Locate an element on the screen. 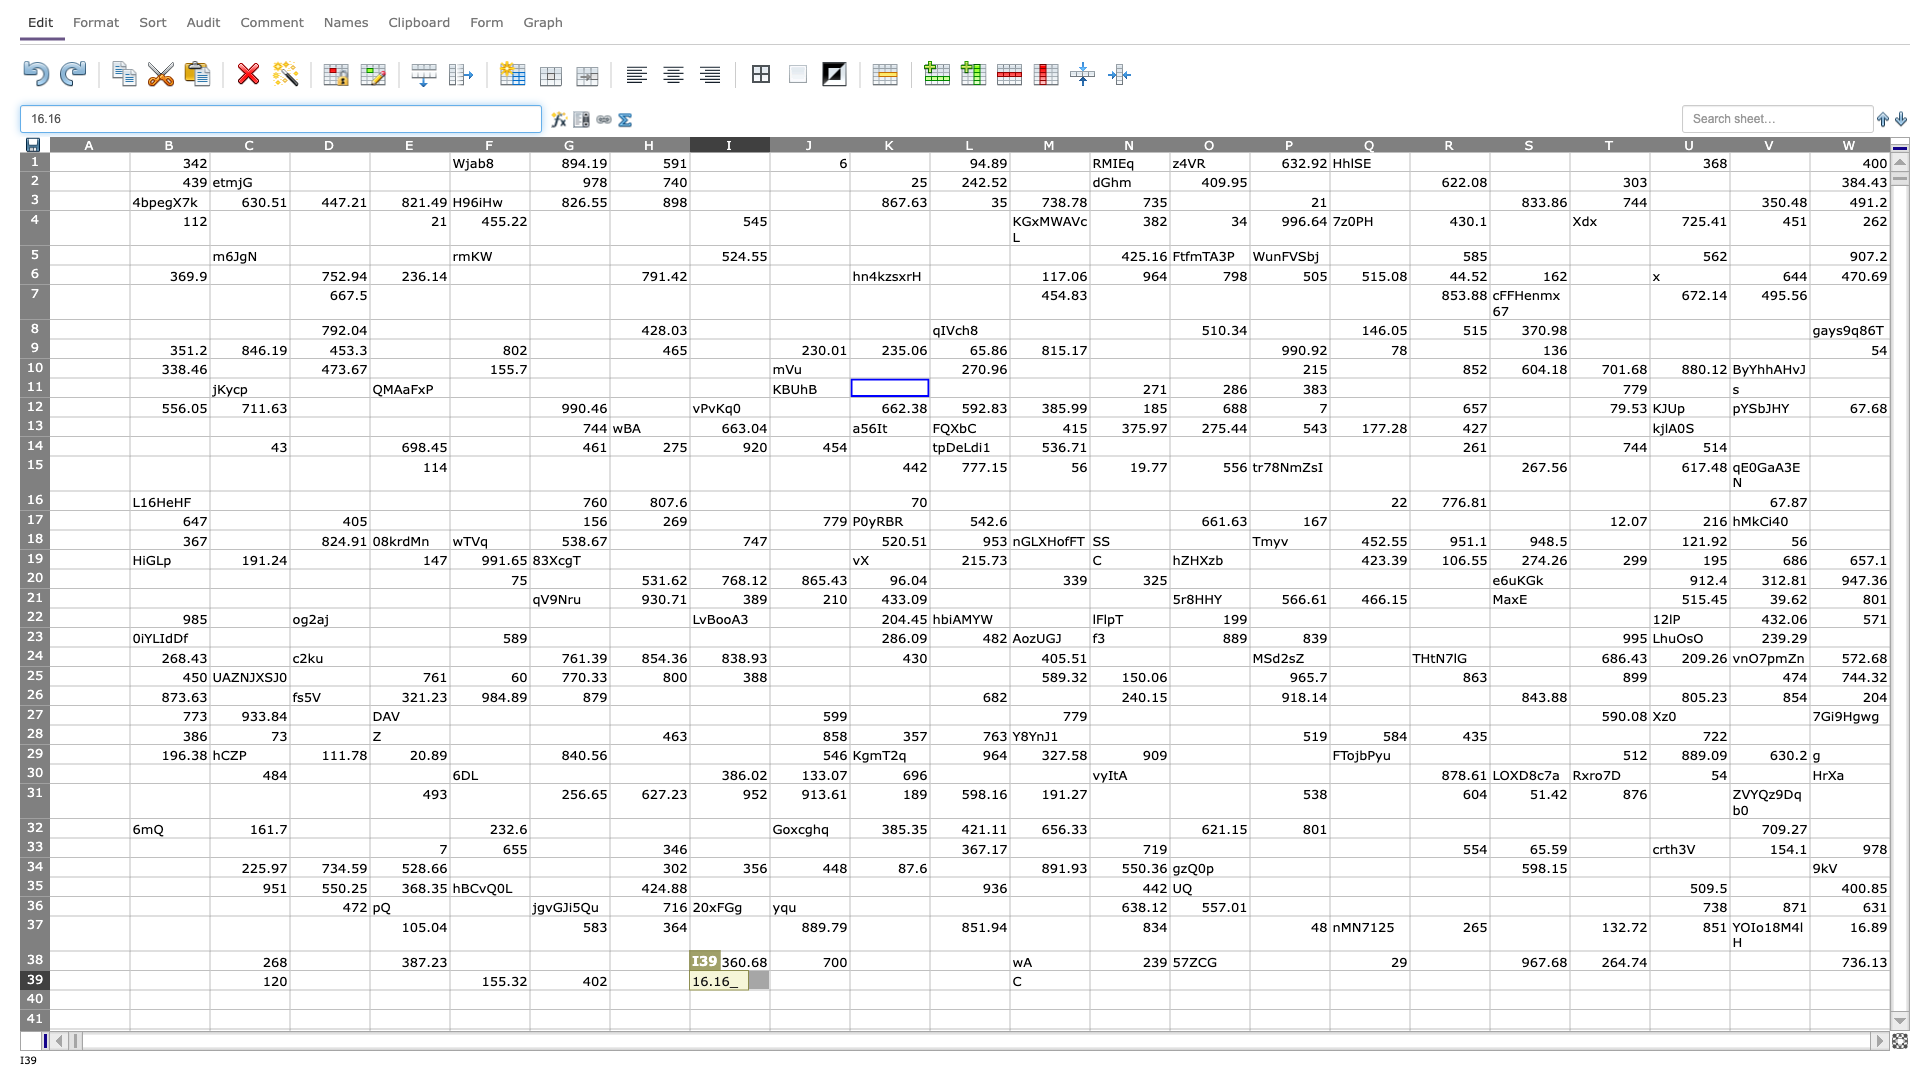 This screenshot has height=1080, width=1920. left edge of cell K39 is located at coordinates (849, 979).